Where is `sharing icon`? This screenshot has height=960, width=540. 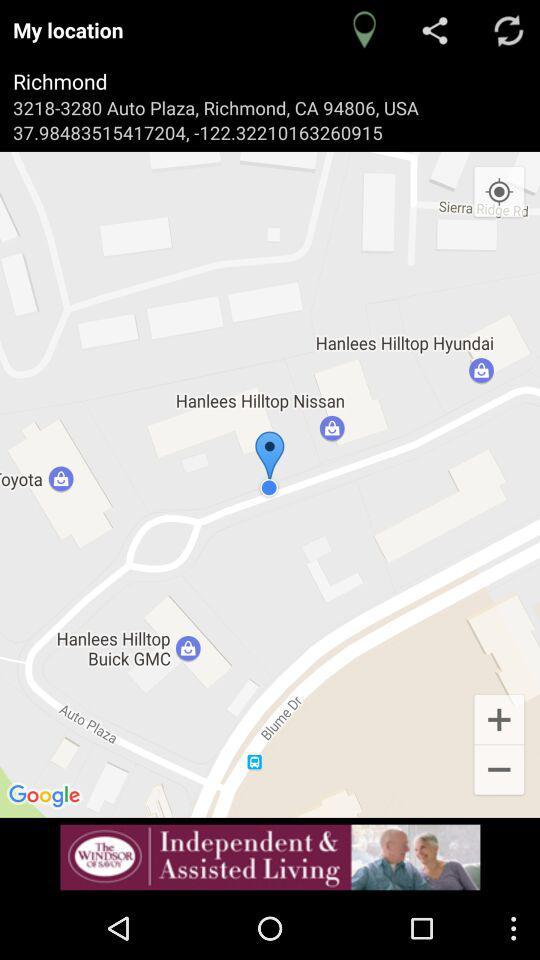 sharing icon is located at coordinates (436, 29).